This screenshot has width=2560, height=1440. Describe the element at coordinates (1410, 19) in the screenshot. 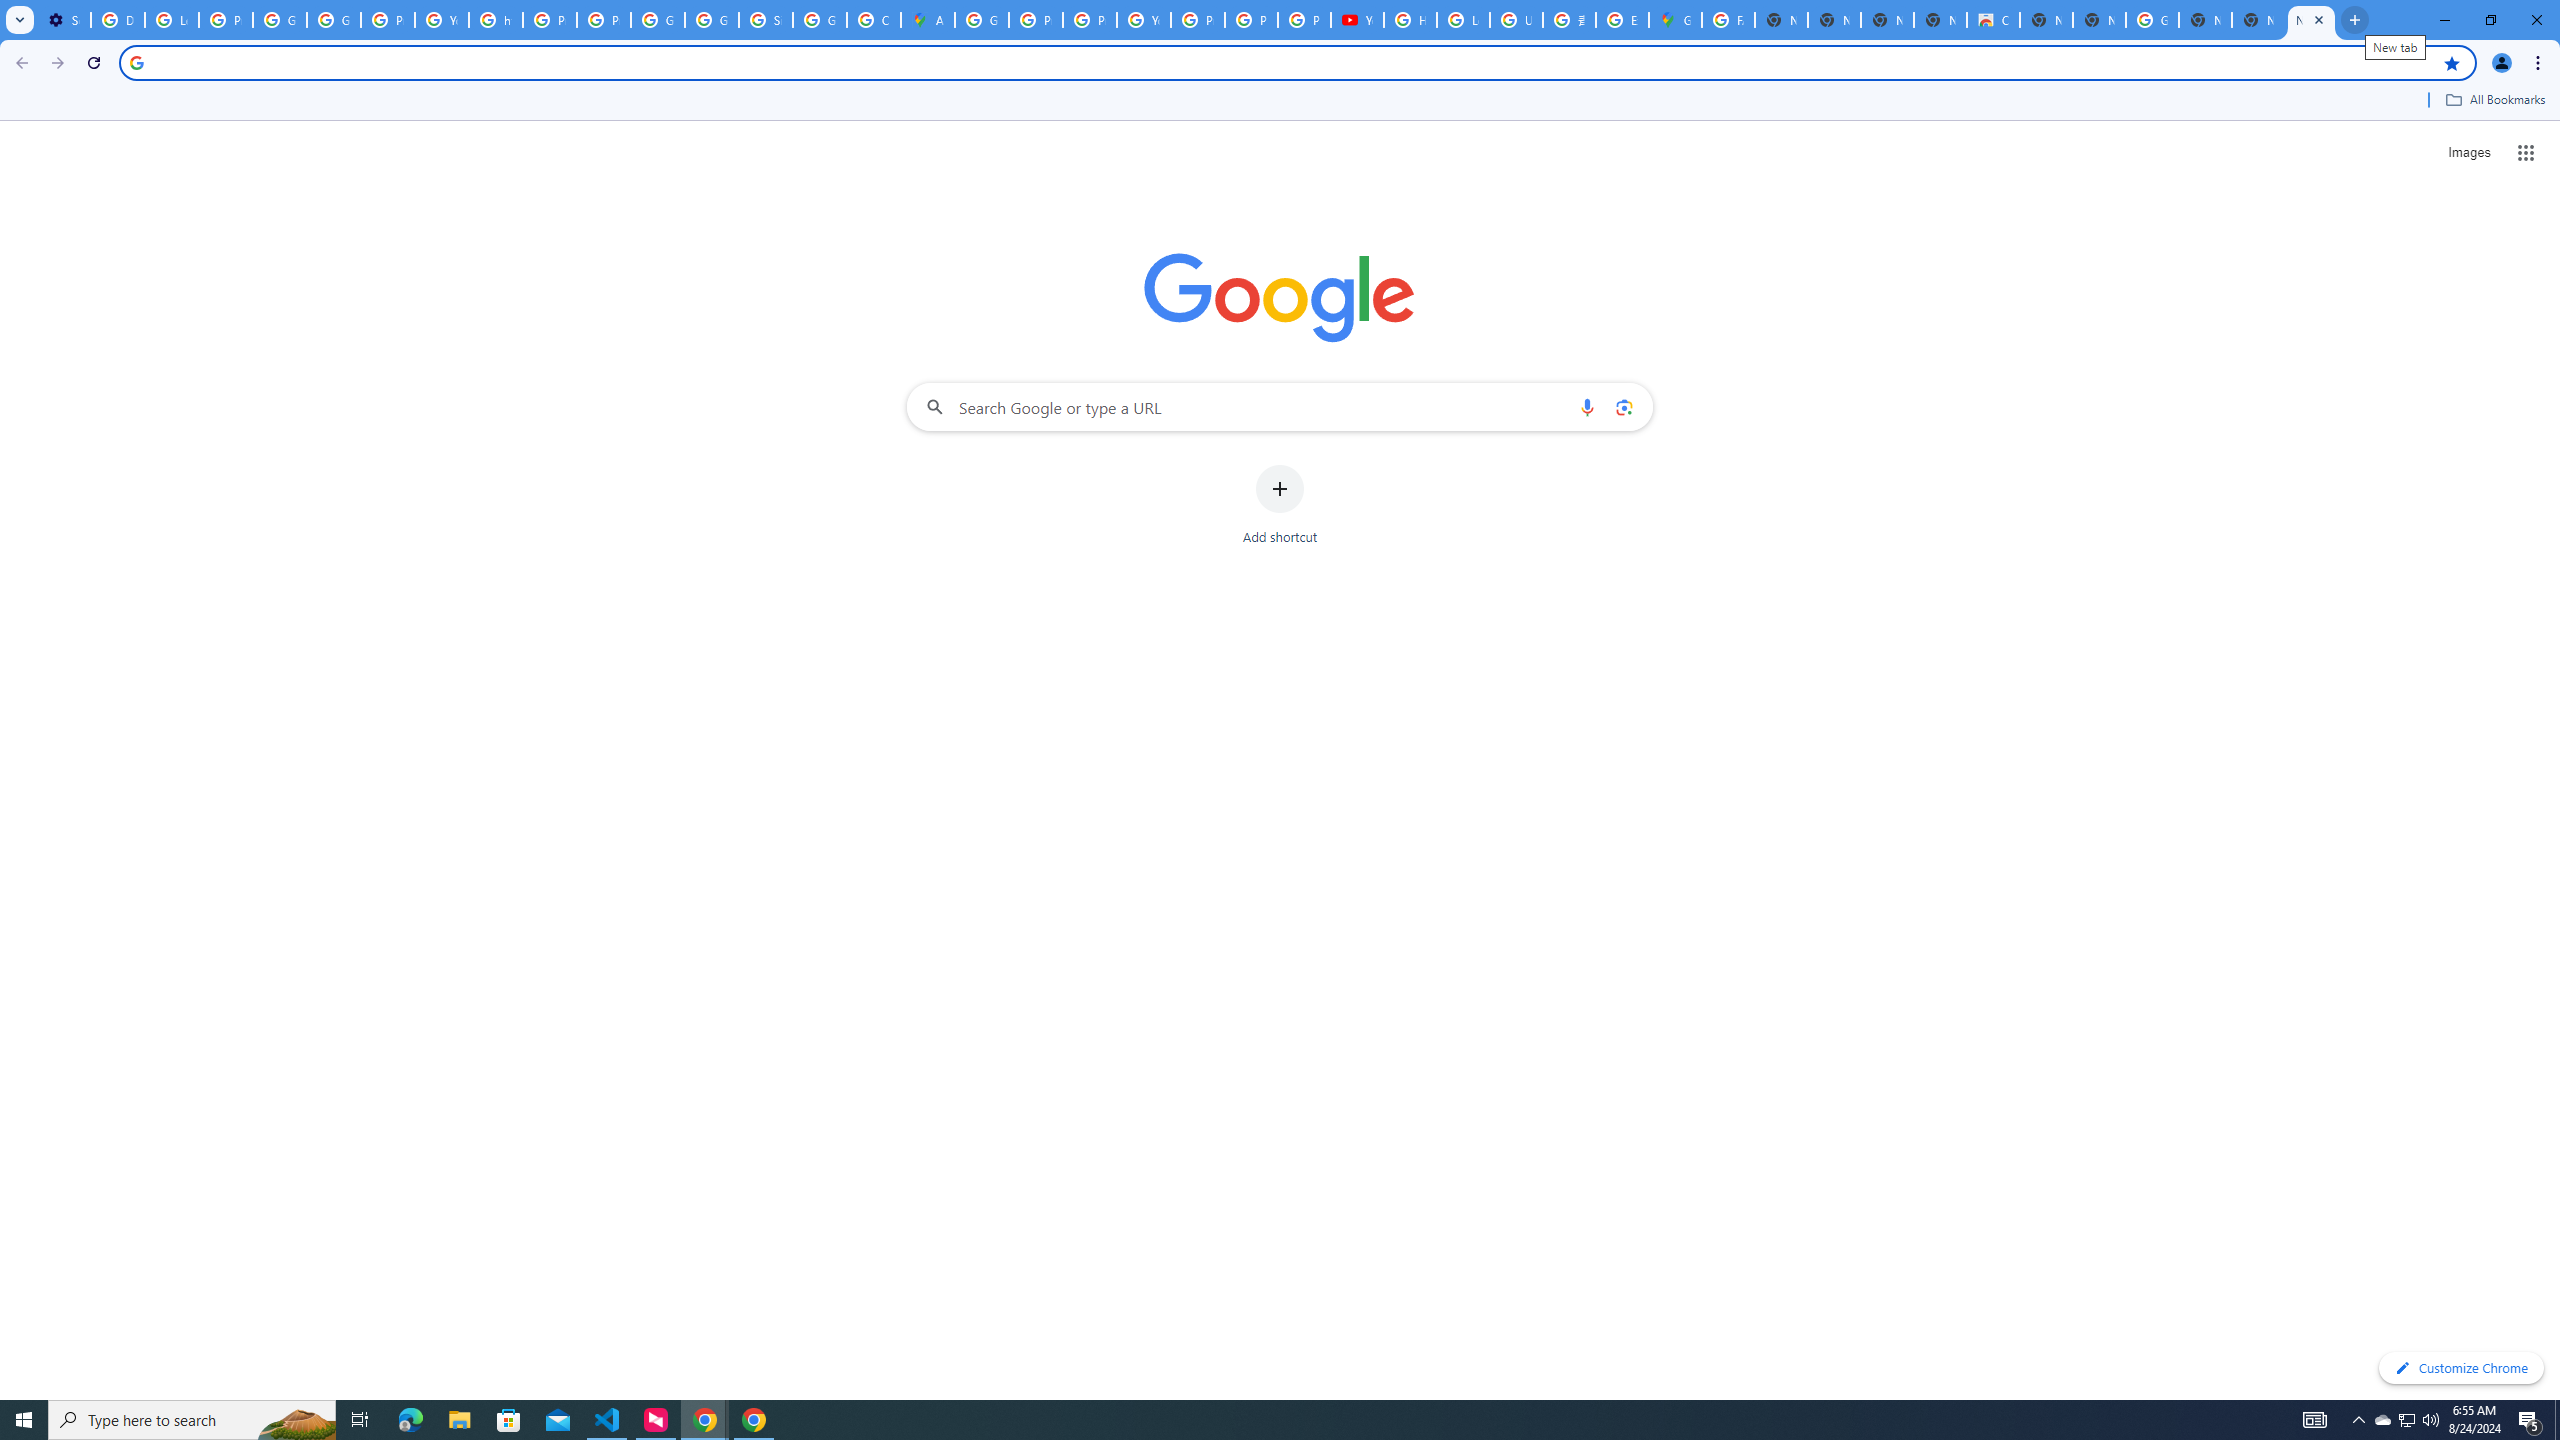

I see `'How Chrome protects your passwords - Google Chrome Help'` at that location.